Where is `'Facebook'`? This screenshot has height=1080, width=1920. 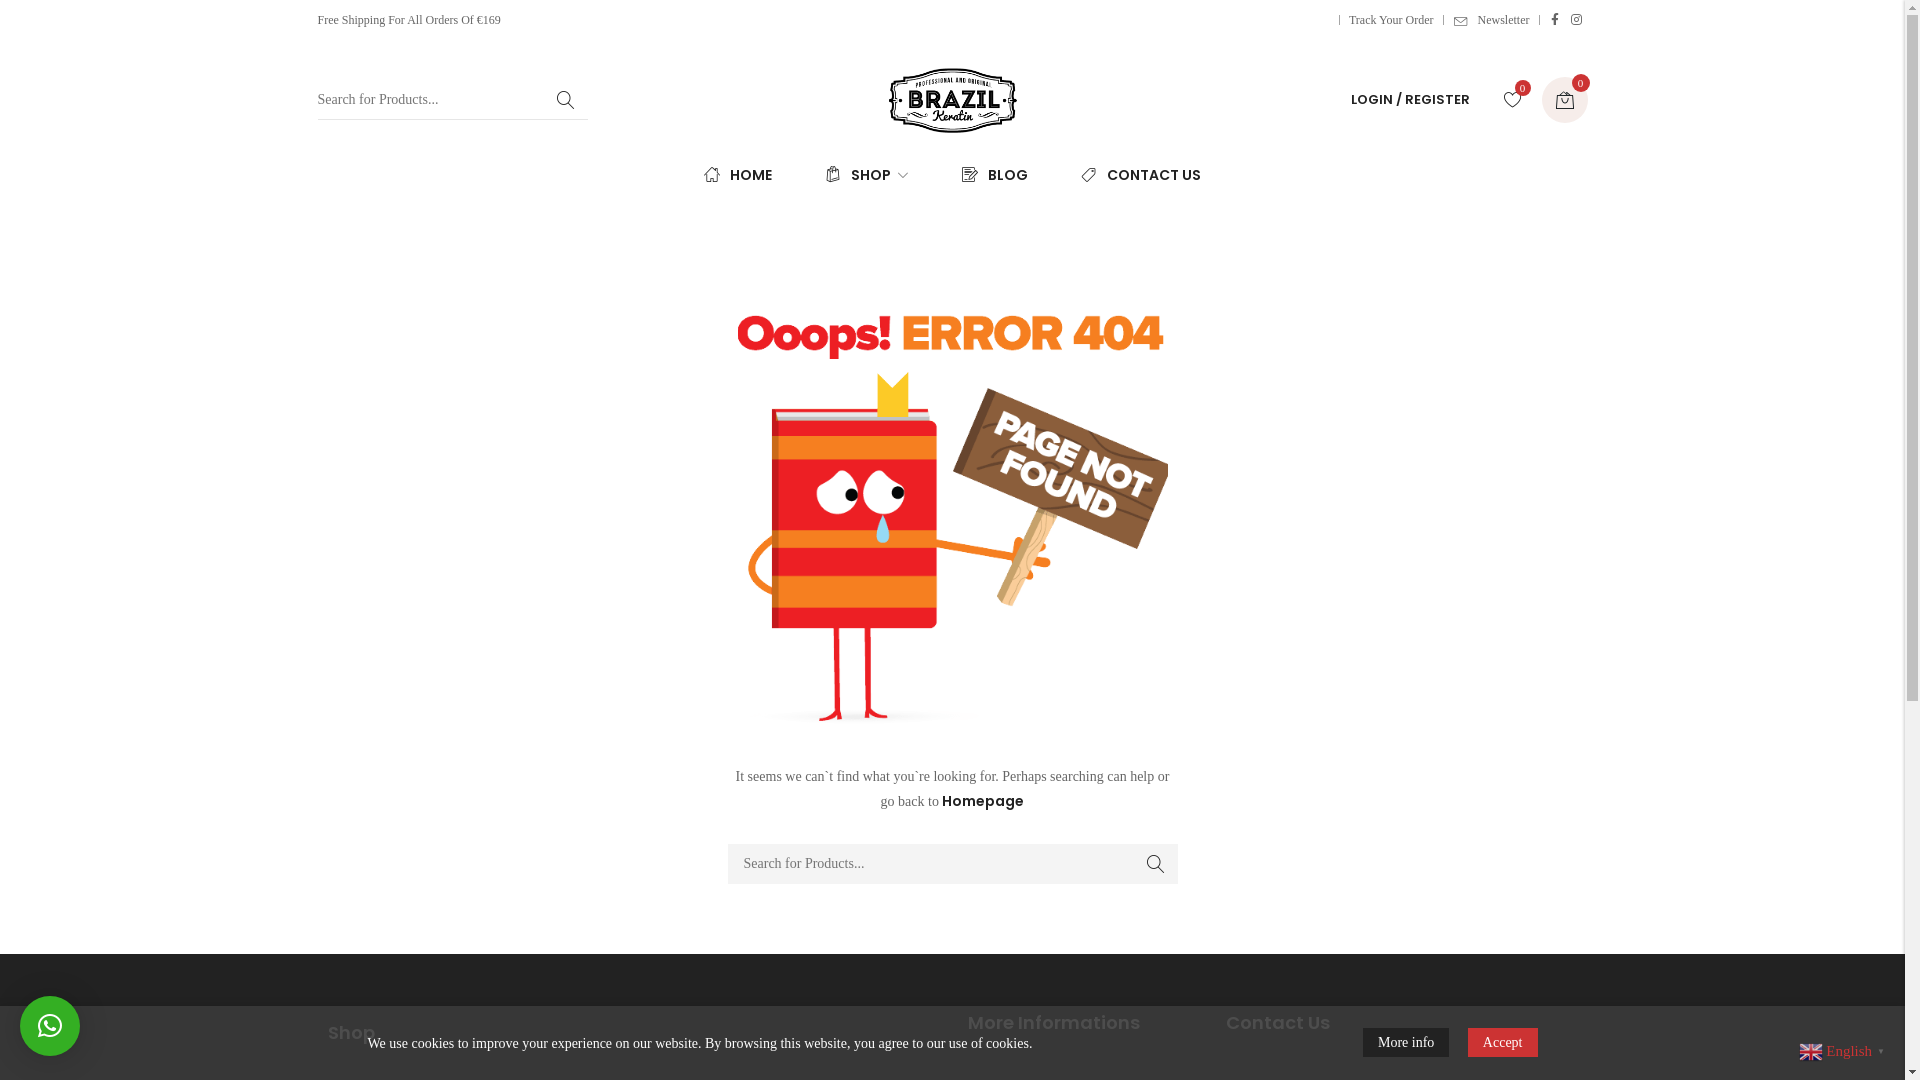 'Facebook' is located at coordinates (1553, 19).